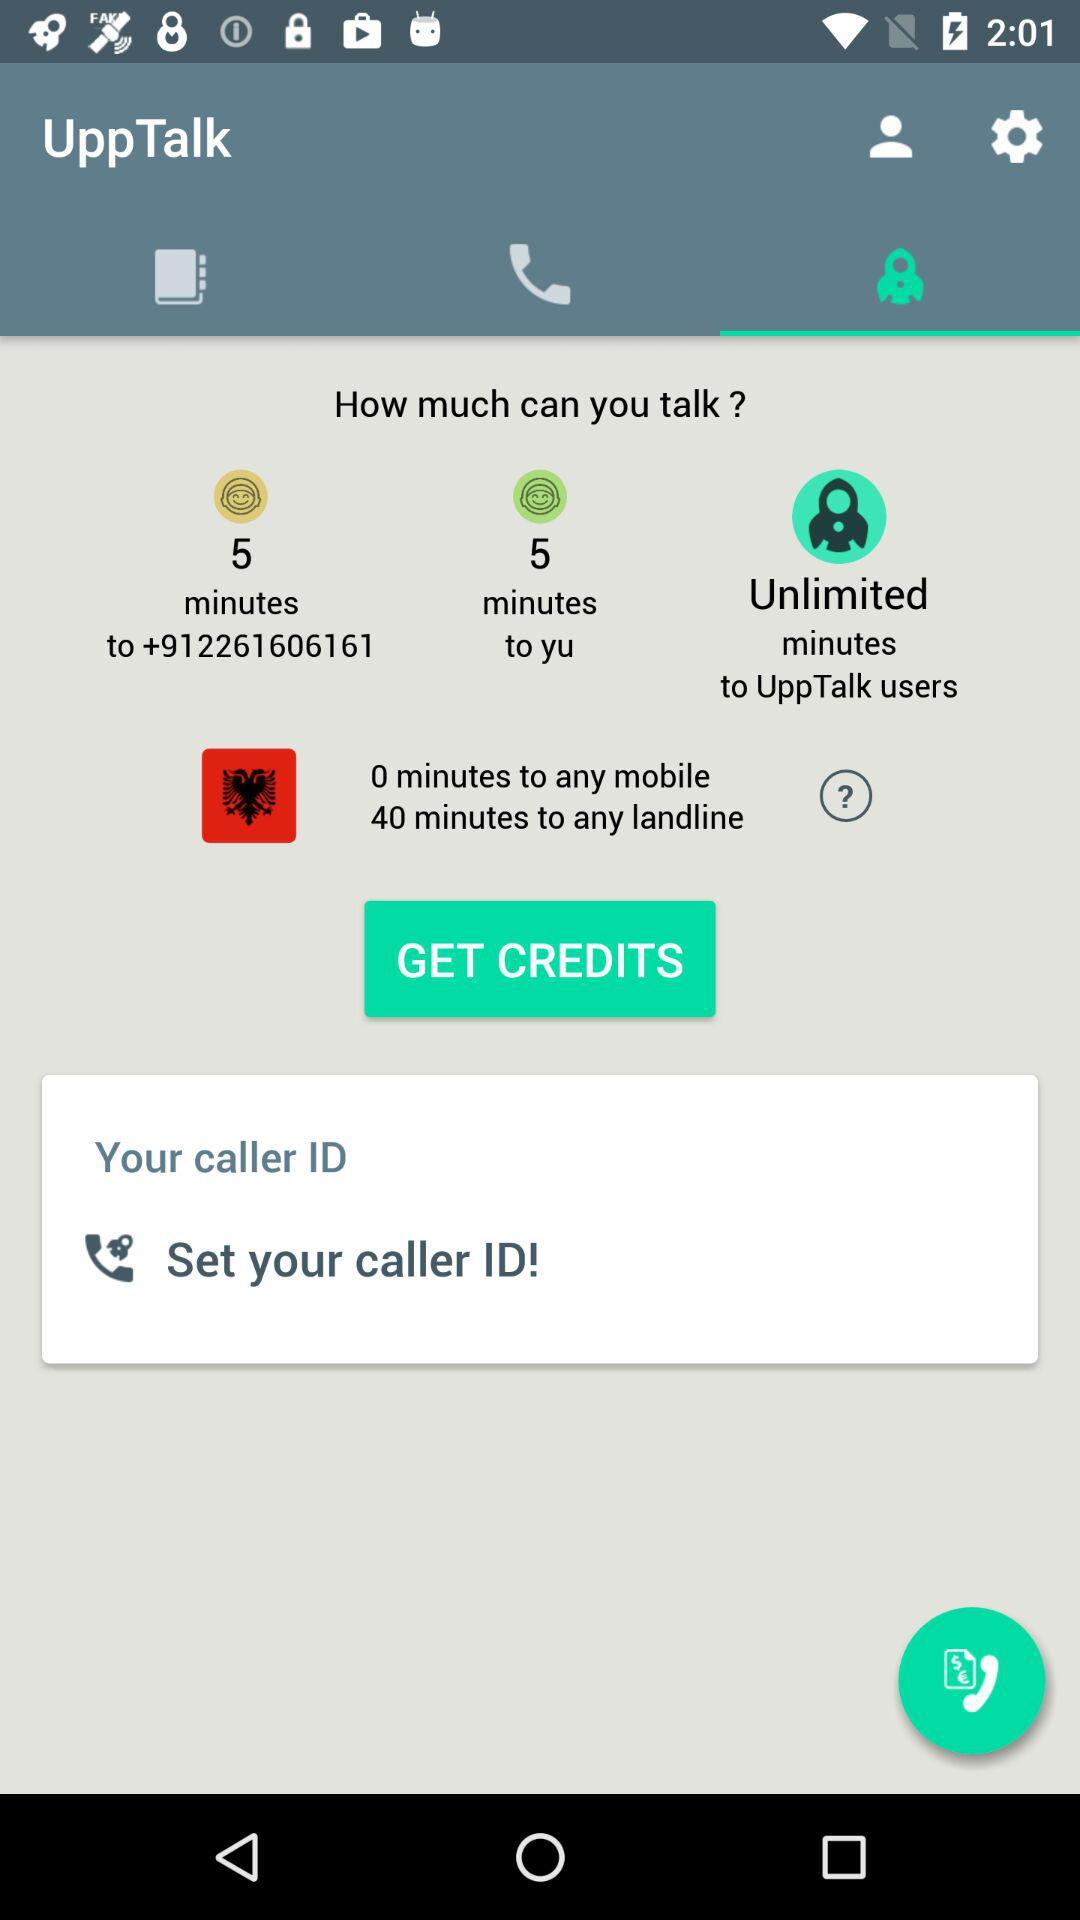 The image size is (1080, 1920). Describe the element at coordinates (971, 1680) in the screenshot. I see `icon at the bottom right corner` at that location.